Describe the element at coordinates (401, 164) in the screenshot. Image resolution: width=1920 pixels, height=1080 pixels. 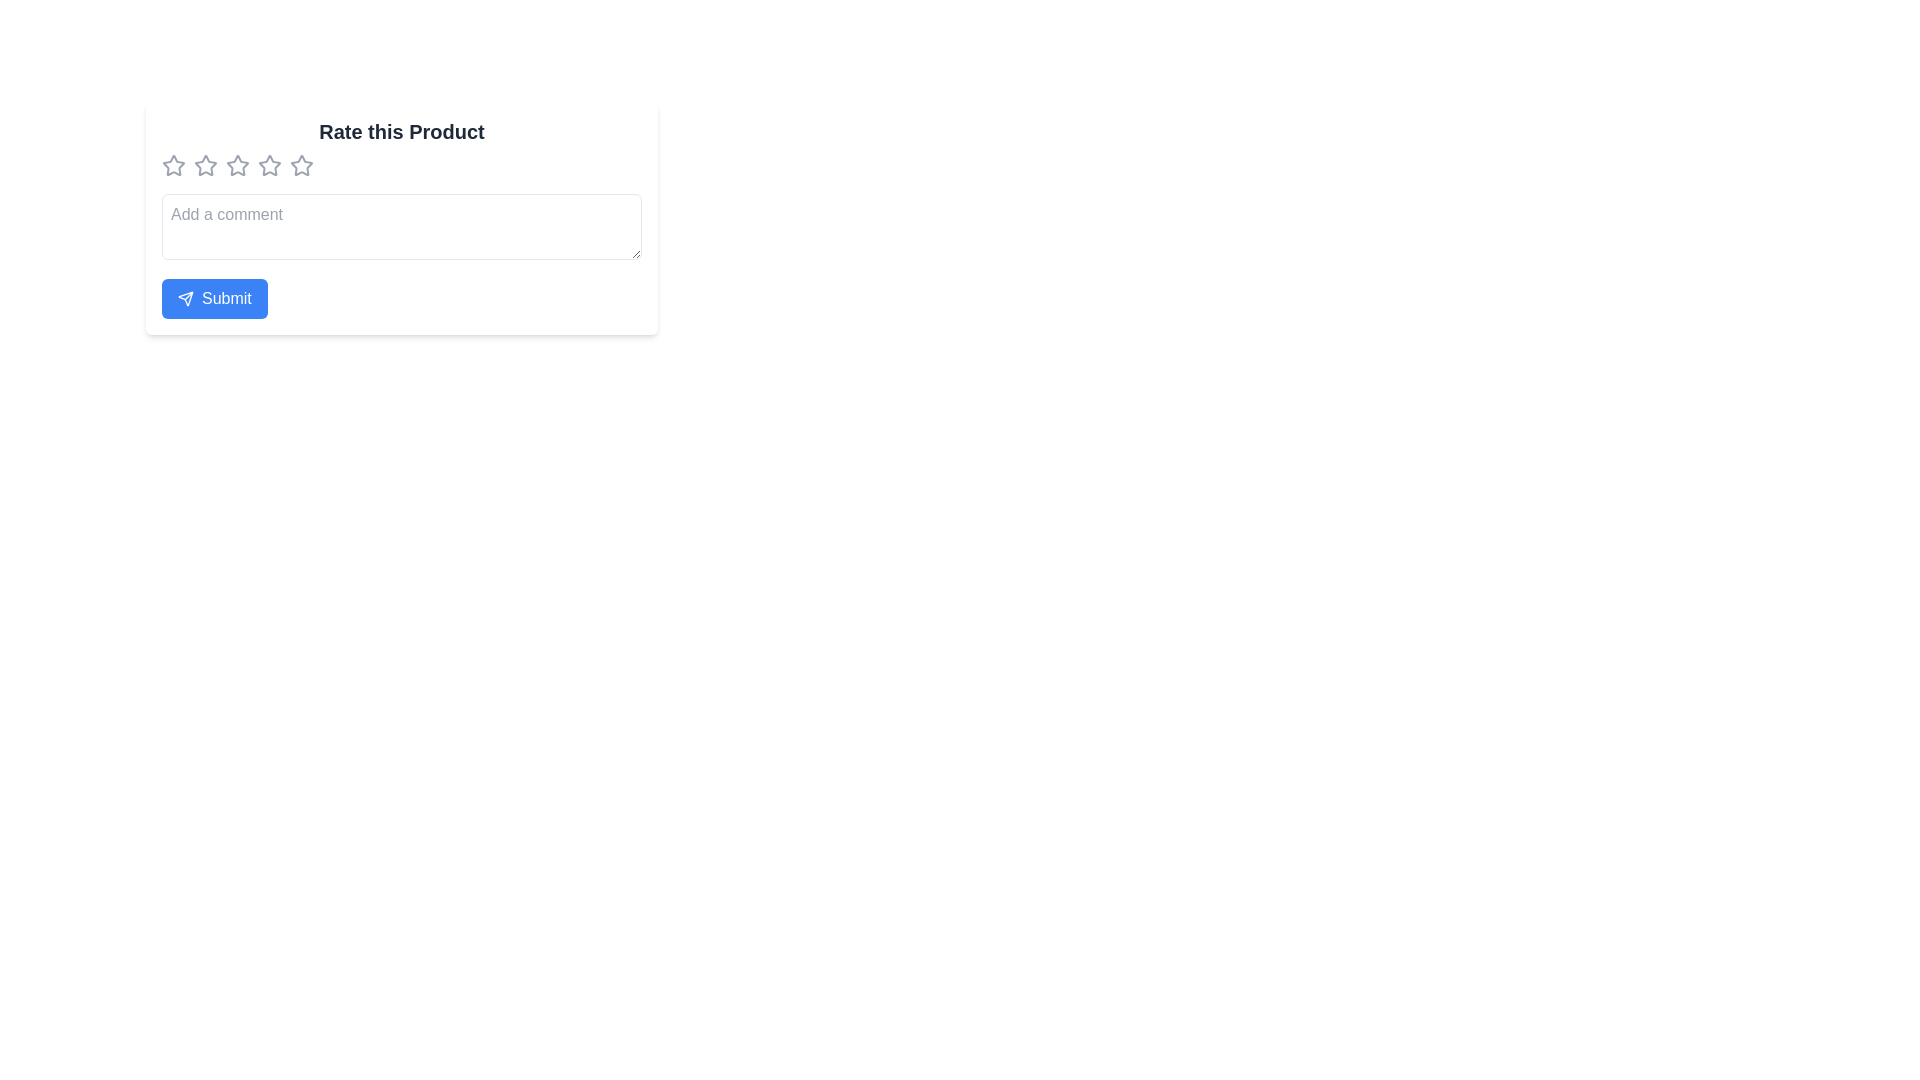
I see `a star in the Star rating component located within the 'Rate this Product' panel` at that location.